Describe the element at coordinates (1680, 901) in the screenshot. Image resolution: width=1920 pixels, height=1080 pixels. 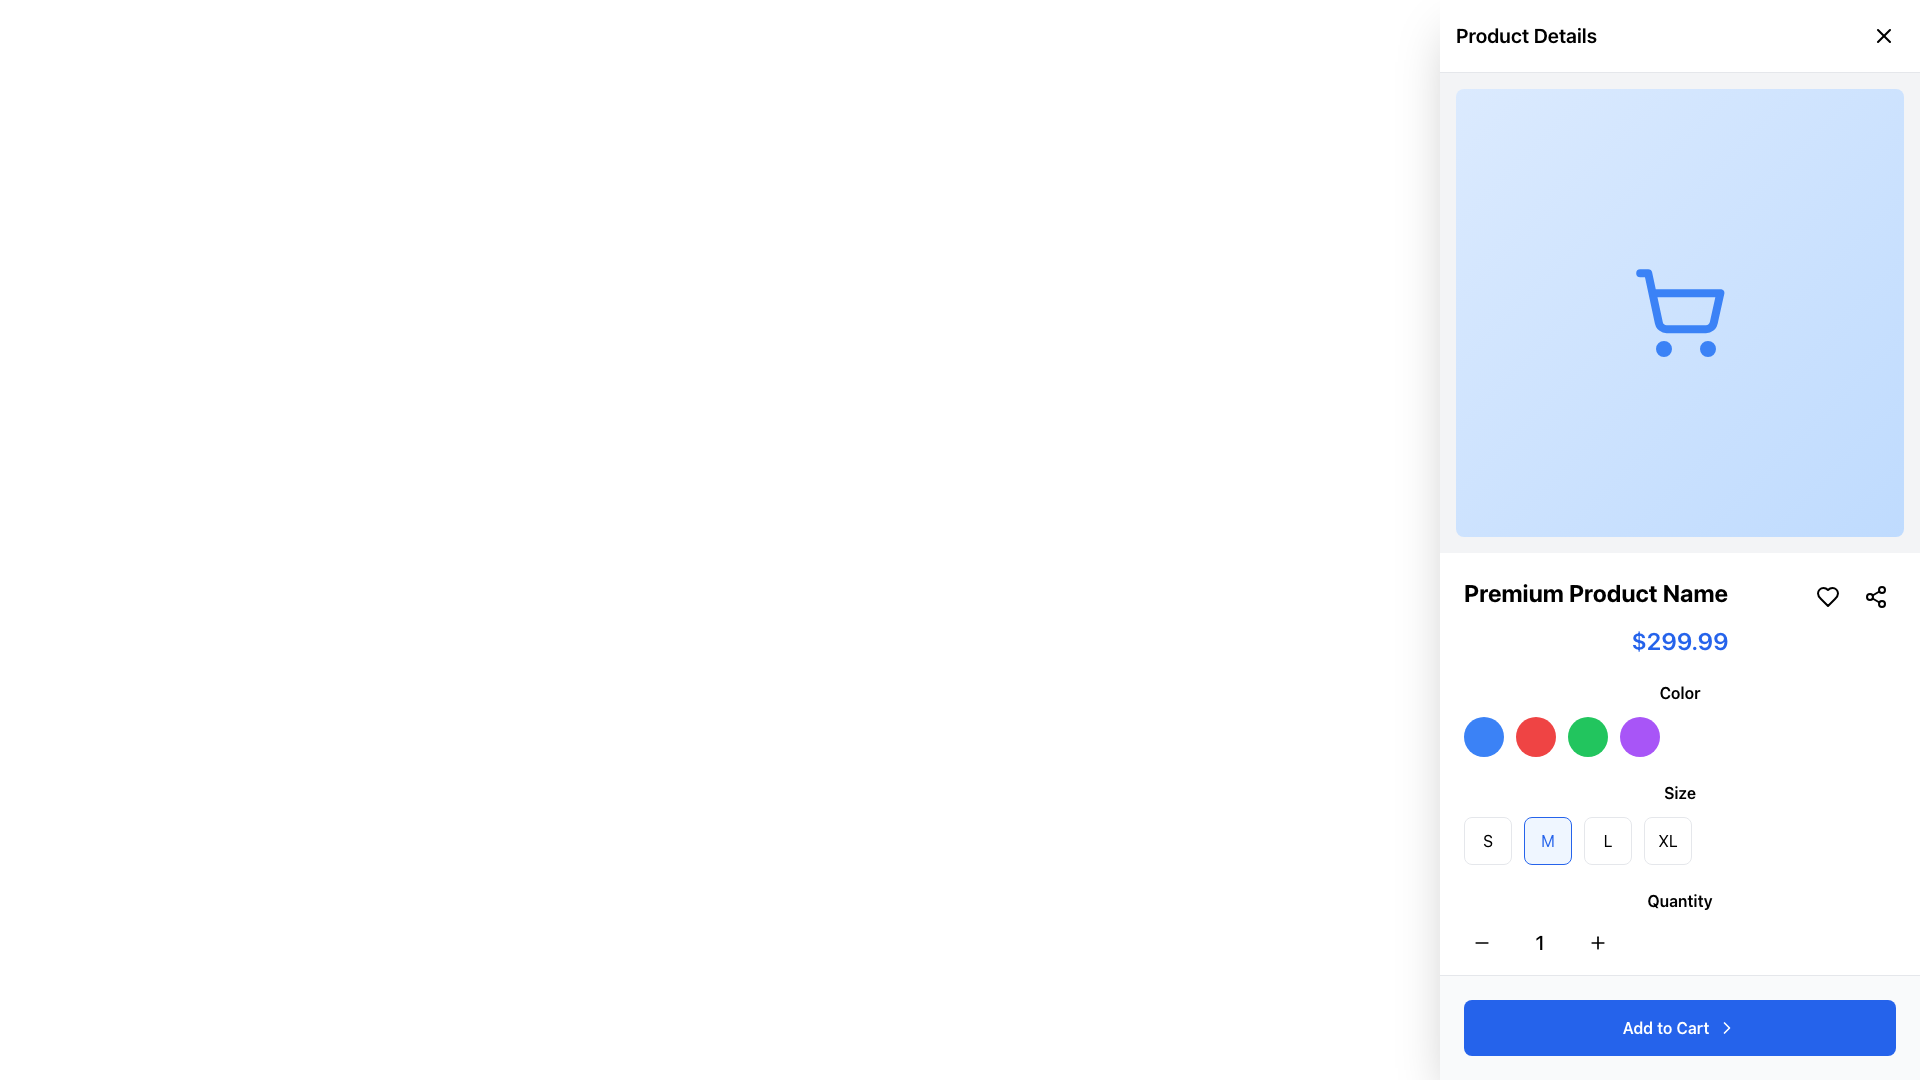
I see `label text that indicates the quantity adjustment functionality, which is positioned directly above the quantity adjustment UI` at that location.